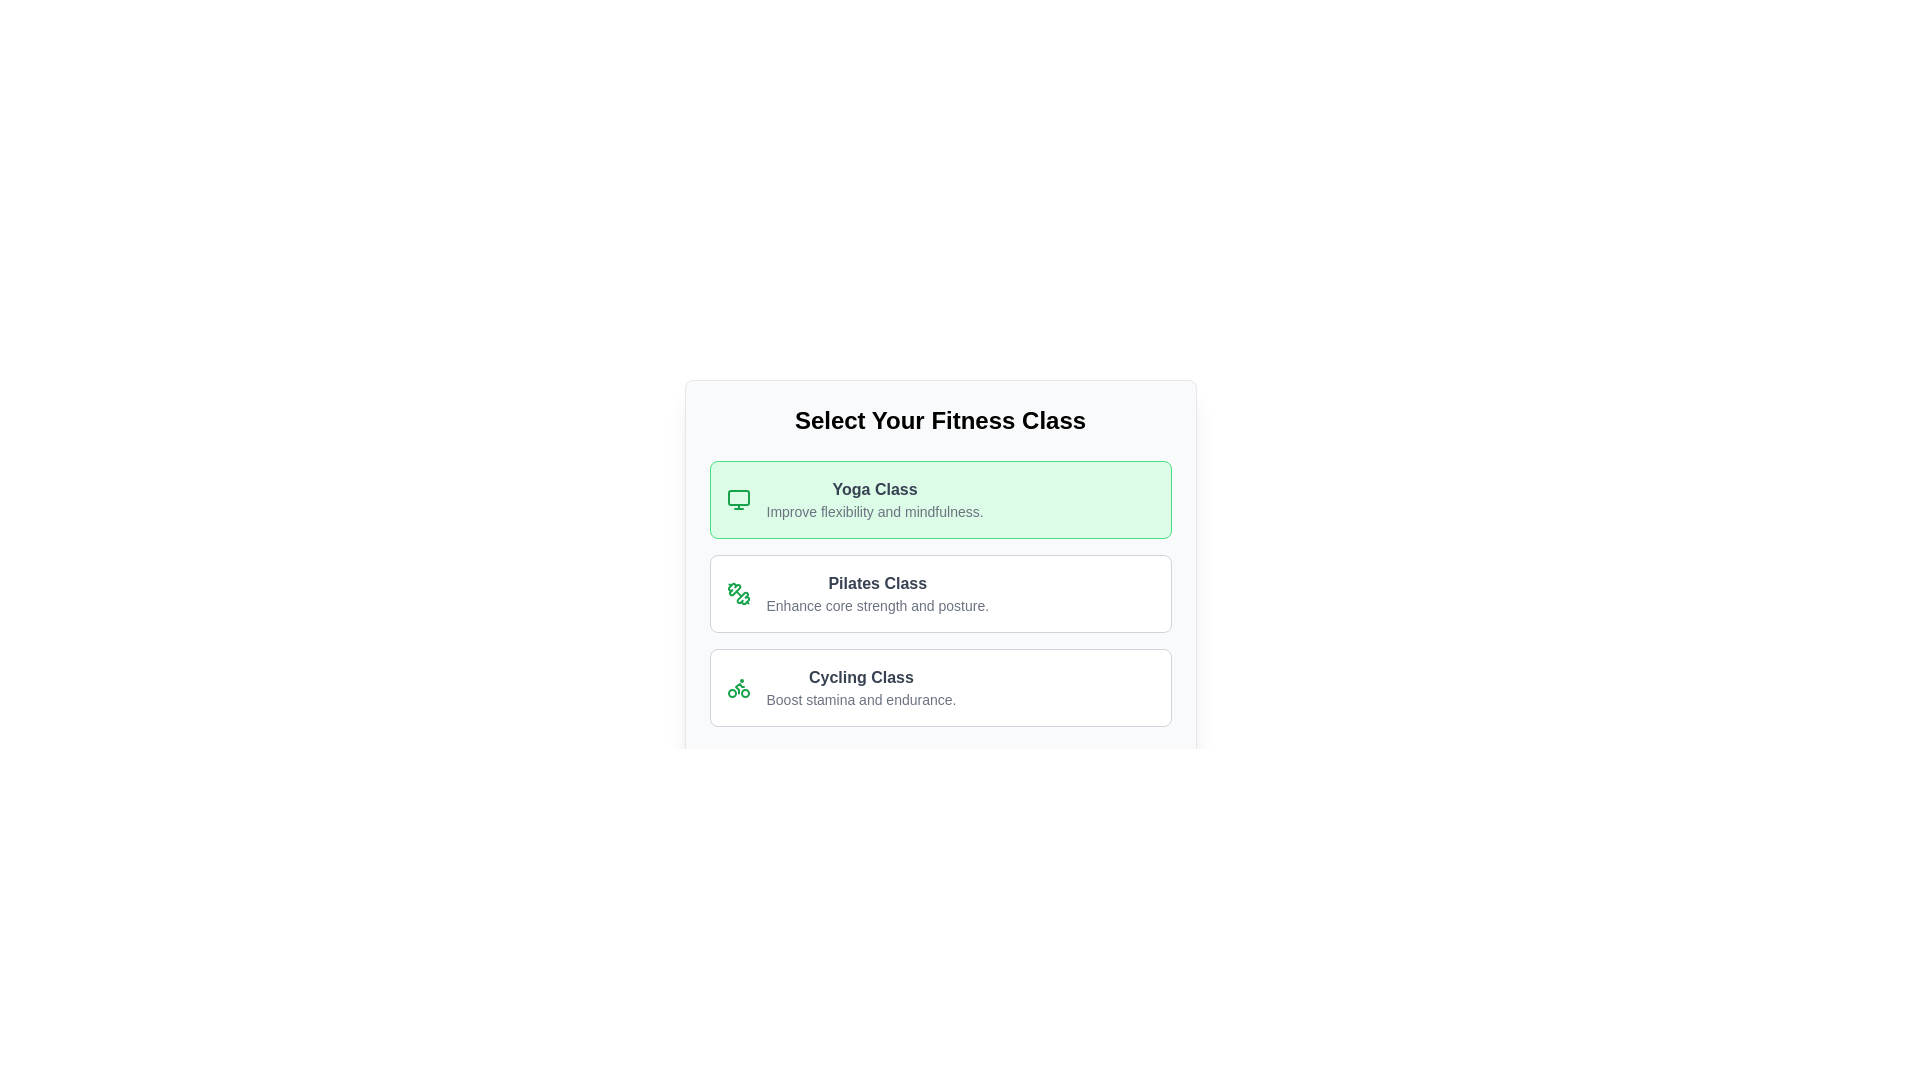 The image size is (1920, 1080). What do you see at coordinates (875, 511) in the screenshot?
I see `the descriptive text label that provides details about the Yoga Class, located directly below the 'Yoga Class' heading within the green-highlighted clickable card` at bounding box center [875, 511].